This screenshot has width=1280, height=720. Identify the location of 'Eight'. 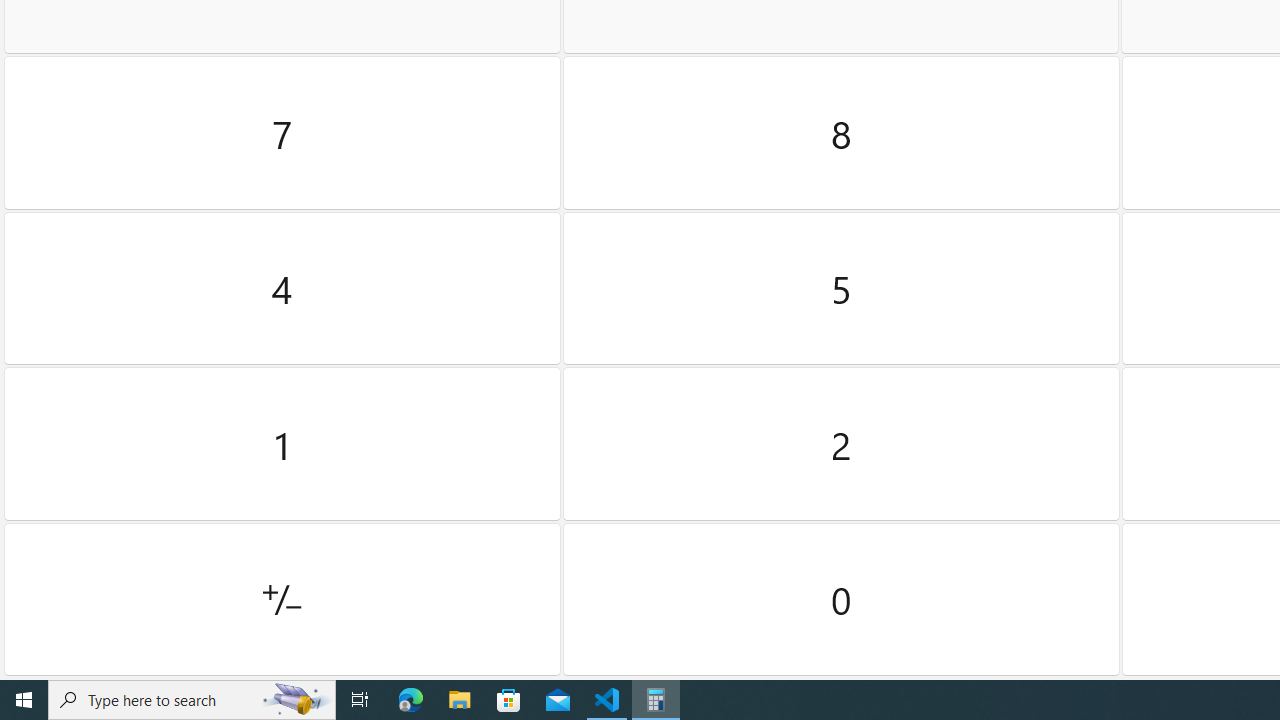
(841, 133).